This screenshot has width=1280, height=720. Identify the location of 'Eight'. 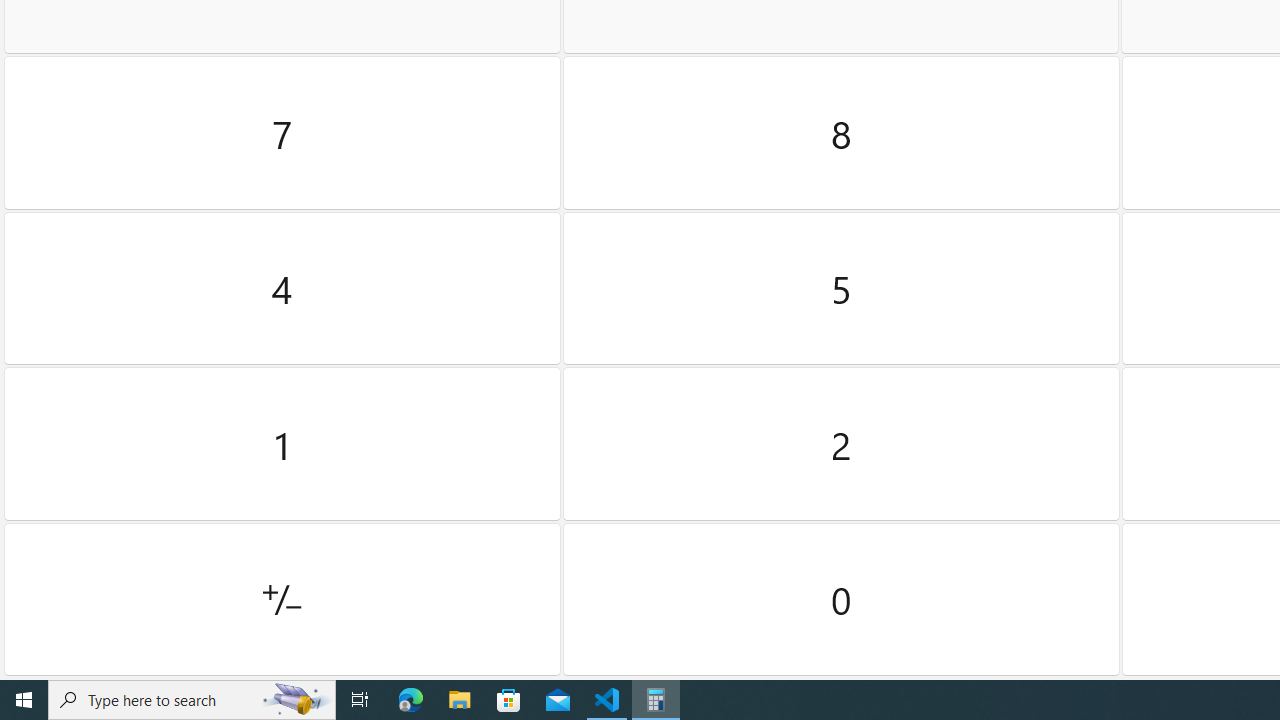
(841, 133).